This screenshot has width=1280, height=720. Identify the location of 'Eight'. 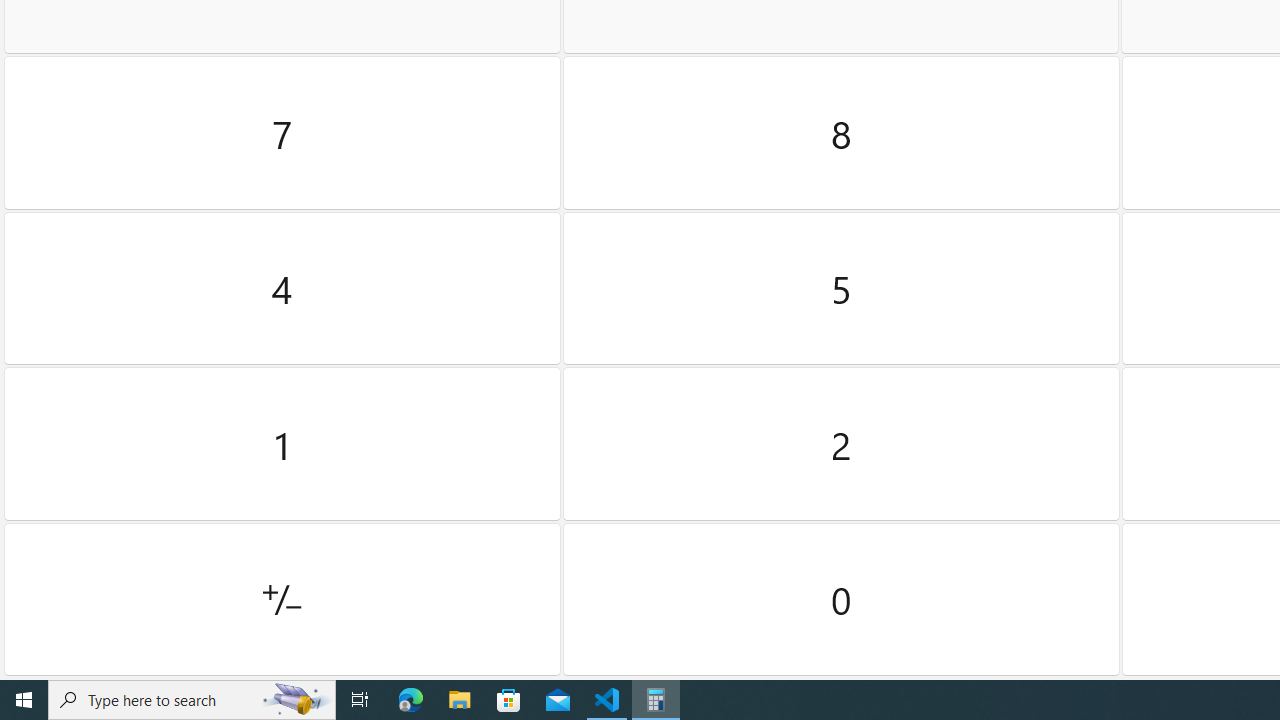
(841, 133).